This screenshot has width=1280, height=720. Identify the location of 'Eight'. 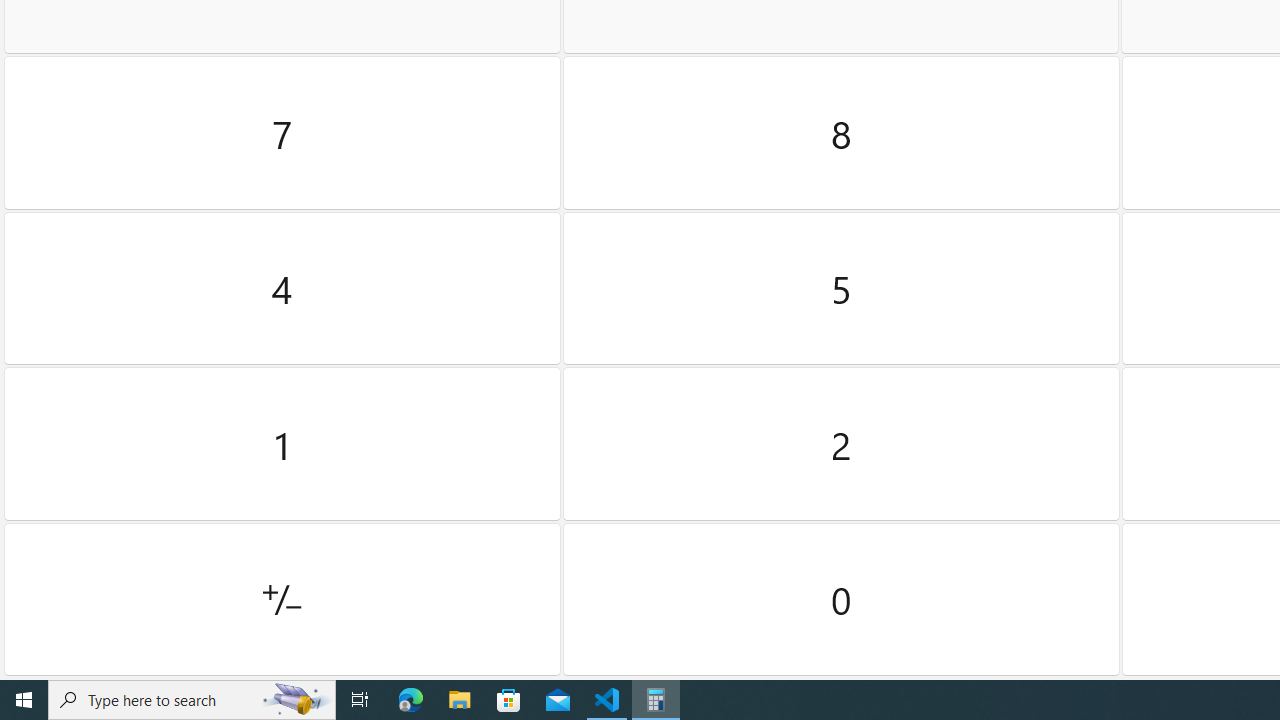
(841, 133).